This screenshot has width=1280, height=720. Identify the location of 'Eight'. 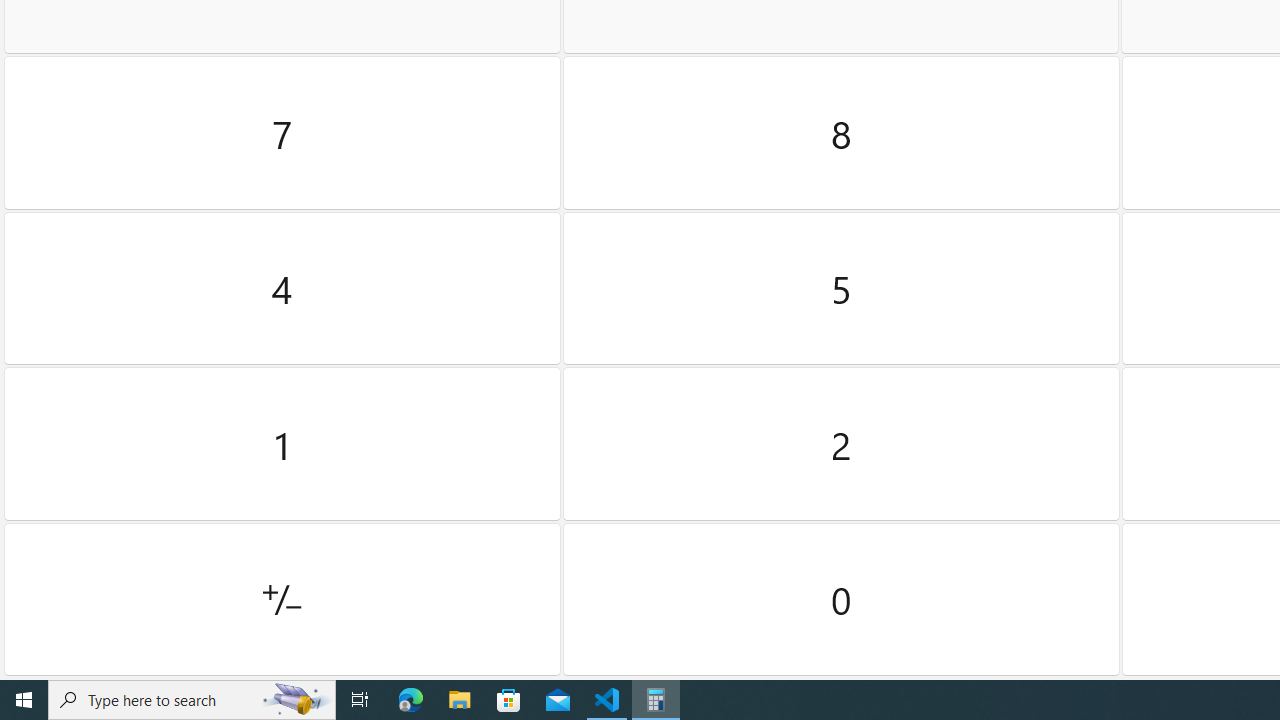
(841, 133).